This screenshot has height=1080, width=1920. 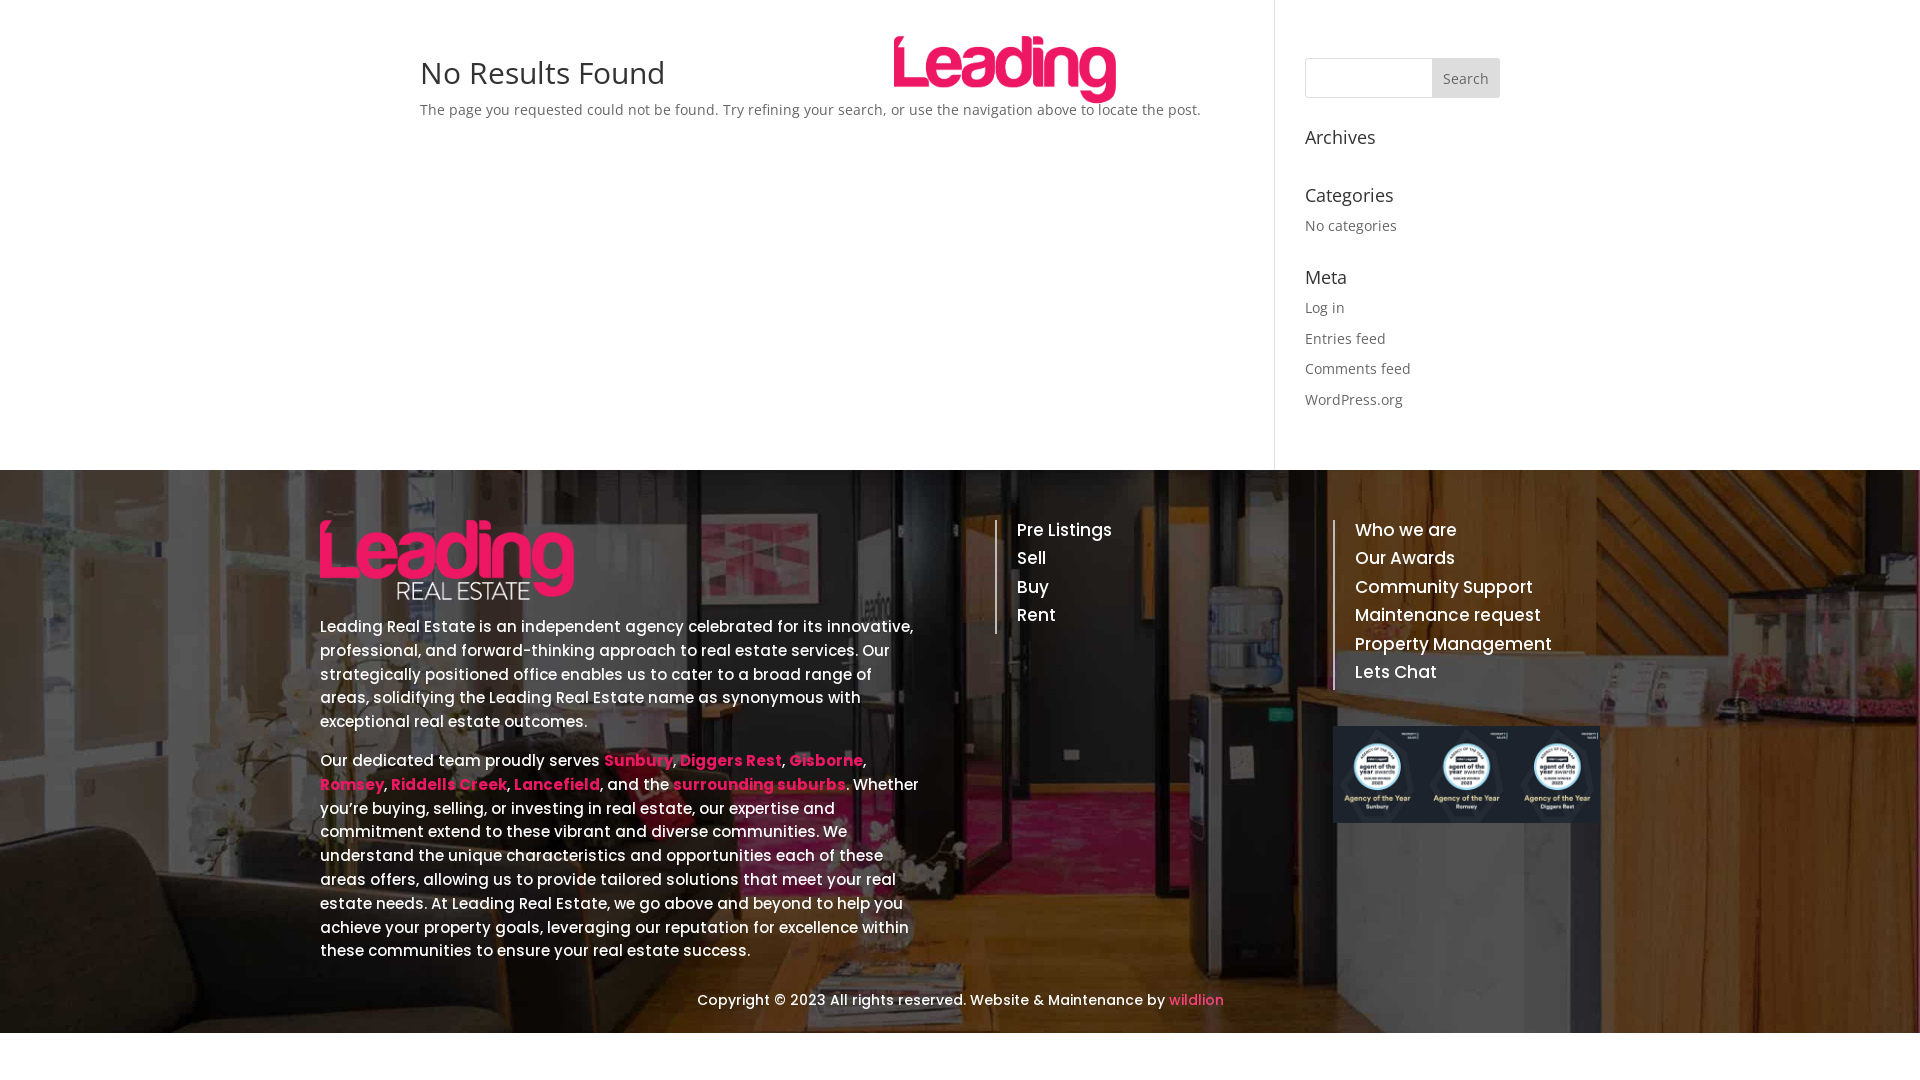 What do you see at coordinates (1345, 337) in the screenshot?
I see `'Entries feed'` at bounding box center [1345, 337].